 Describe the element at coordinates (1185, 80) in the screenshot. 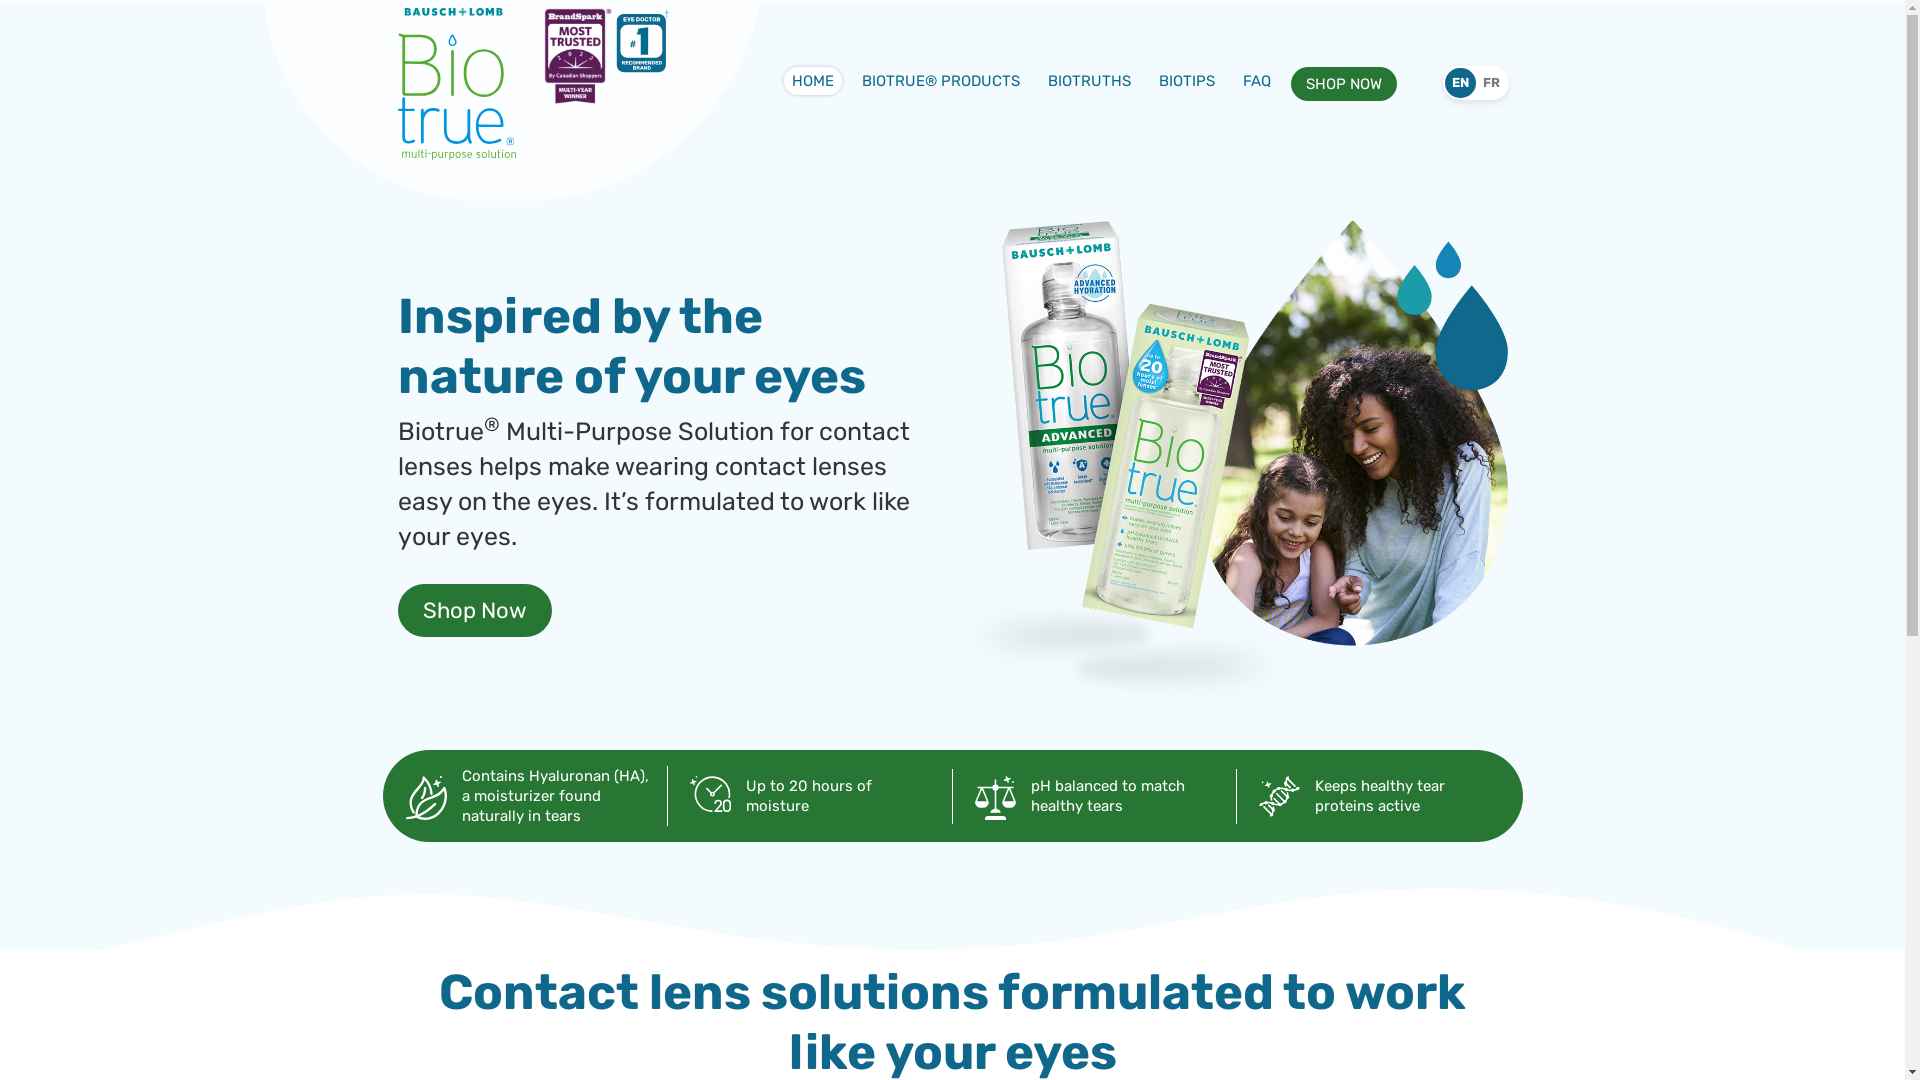

I see `'BIOTIPS'` at that location.